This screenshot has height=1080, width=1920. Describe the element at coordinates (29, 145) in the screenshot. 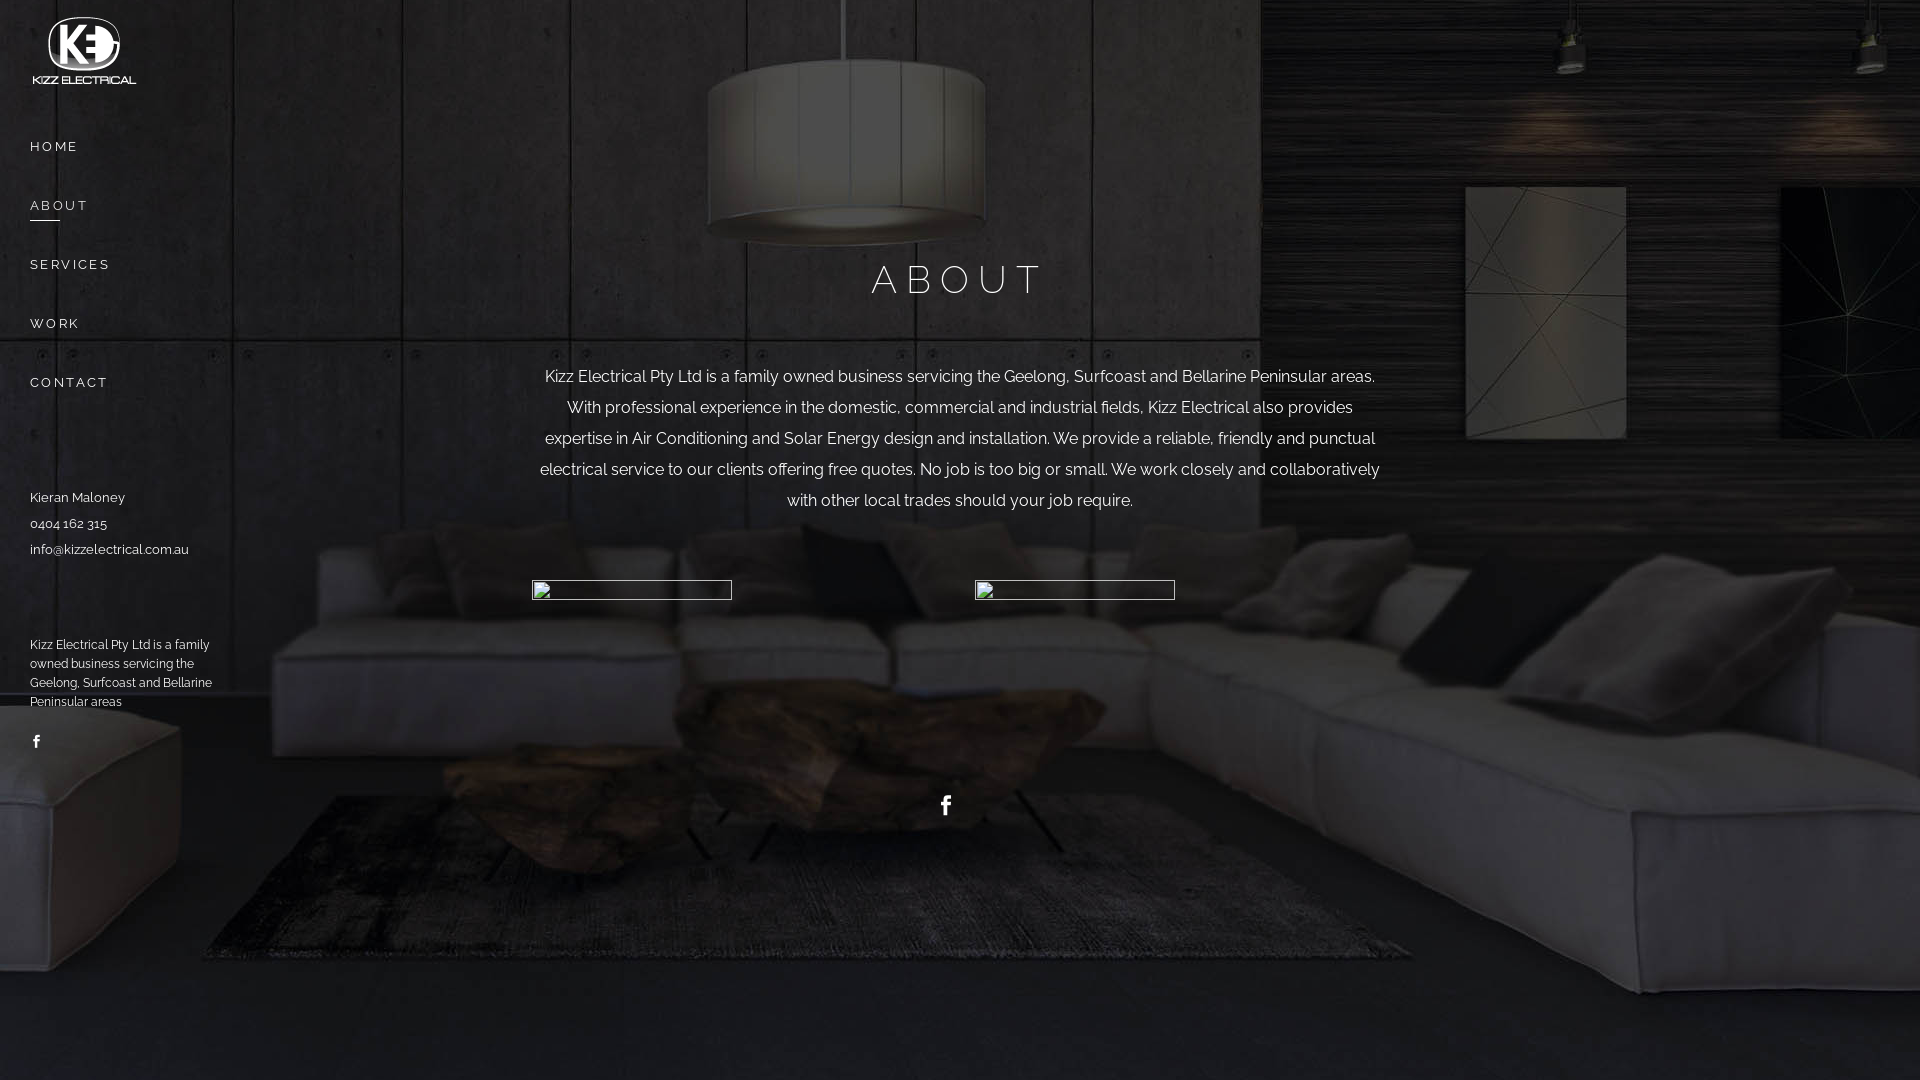

I see `'HOME'` at that location.